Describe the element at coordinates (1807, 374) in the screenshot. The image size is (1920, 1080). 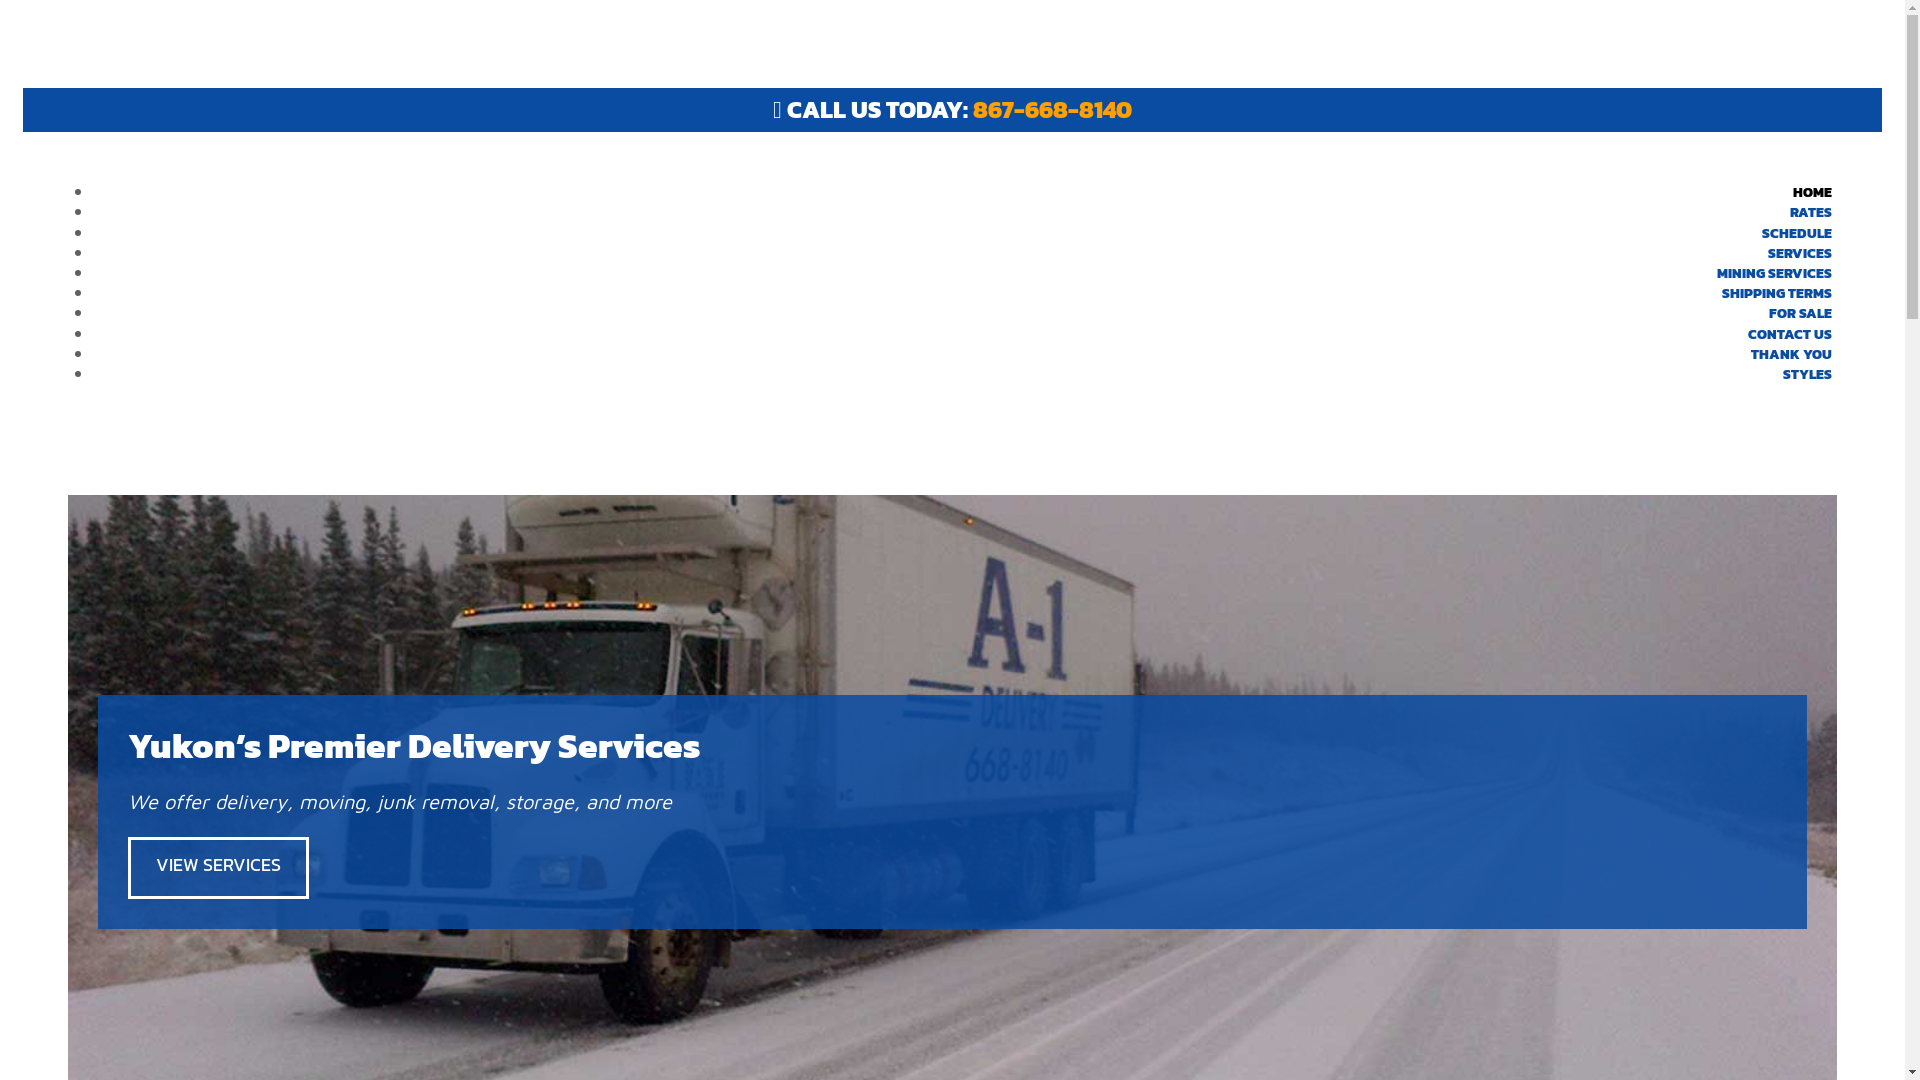
I see `'STYLES'` at that location.